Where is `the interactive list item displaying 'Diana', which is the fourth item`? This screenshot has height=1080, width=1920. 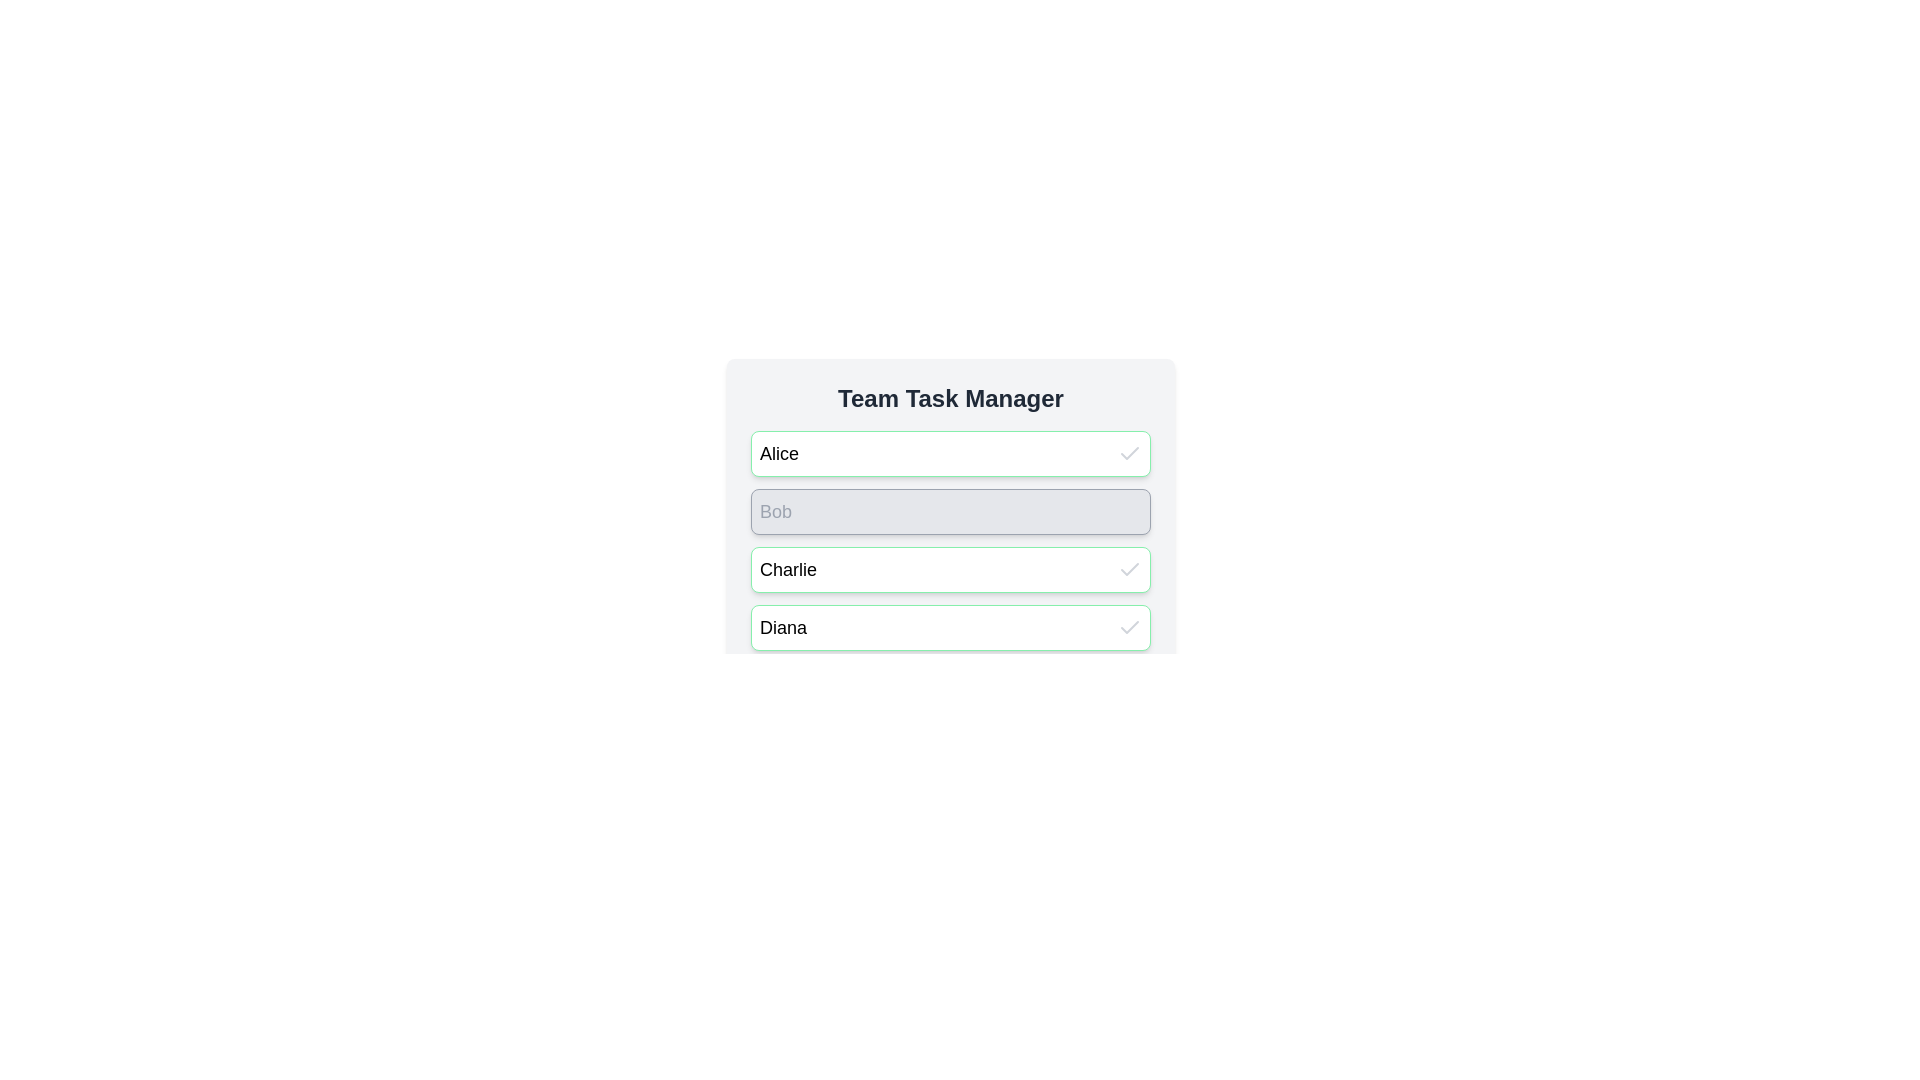
the interactive list item displaying 'Diana', which is the fourth item is located at coordinates (949, 627).